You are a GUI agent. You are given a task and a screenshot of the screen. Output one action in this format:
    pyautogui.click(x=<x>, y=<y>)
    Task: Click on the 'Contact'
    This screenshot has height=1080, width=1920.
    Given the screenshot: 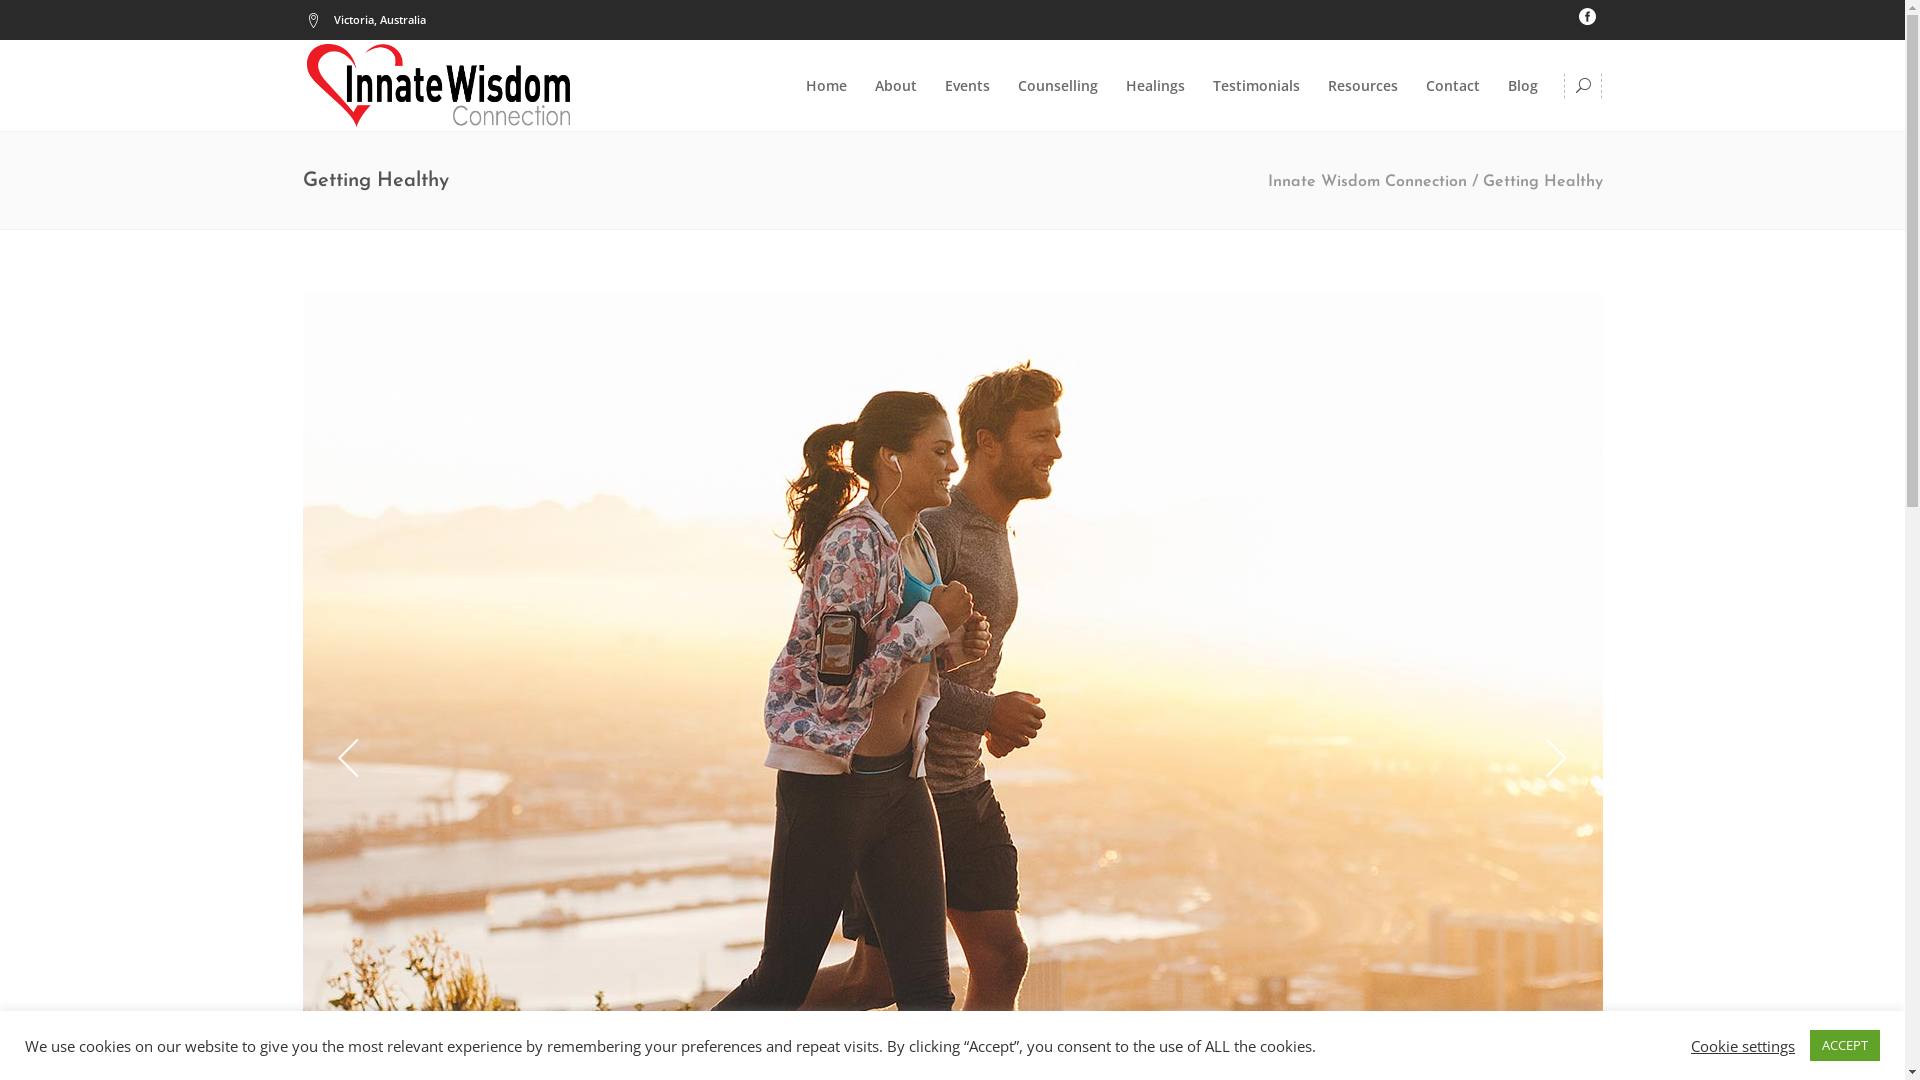 What is the action you would take?
    pyautogui.click(x=1453, y=84)
    